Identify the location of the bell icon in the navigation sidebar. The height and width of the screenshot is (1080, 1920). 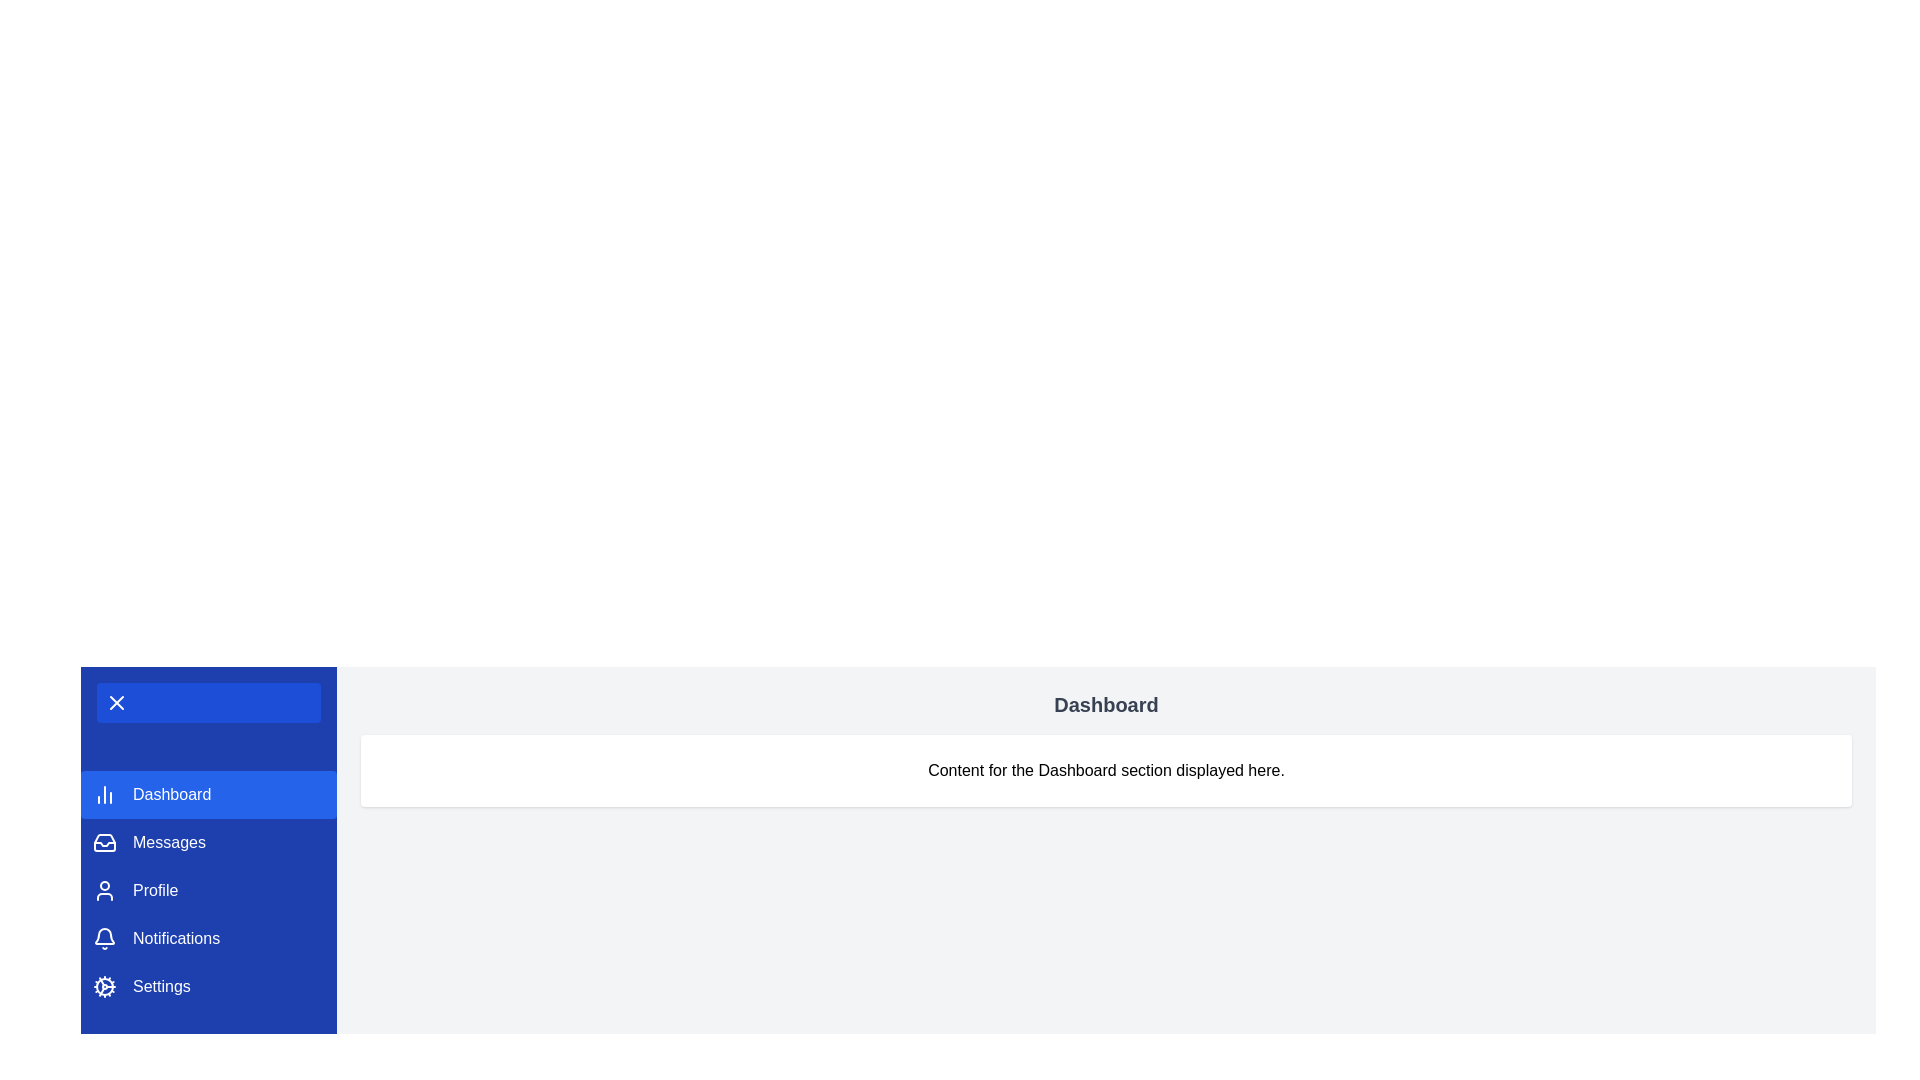
(104, 936).